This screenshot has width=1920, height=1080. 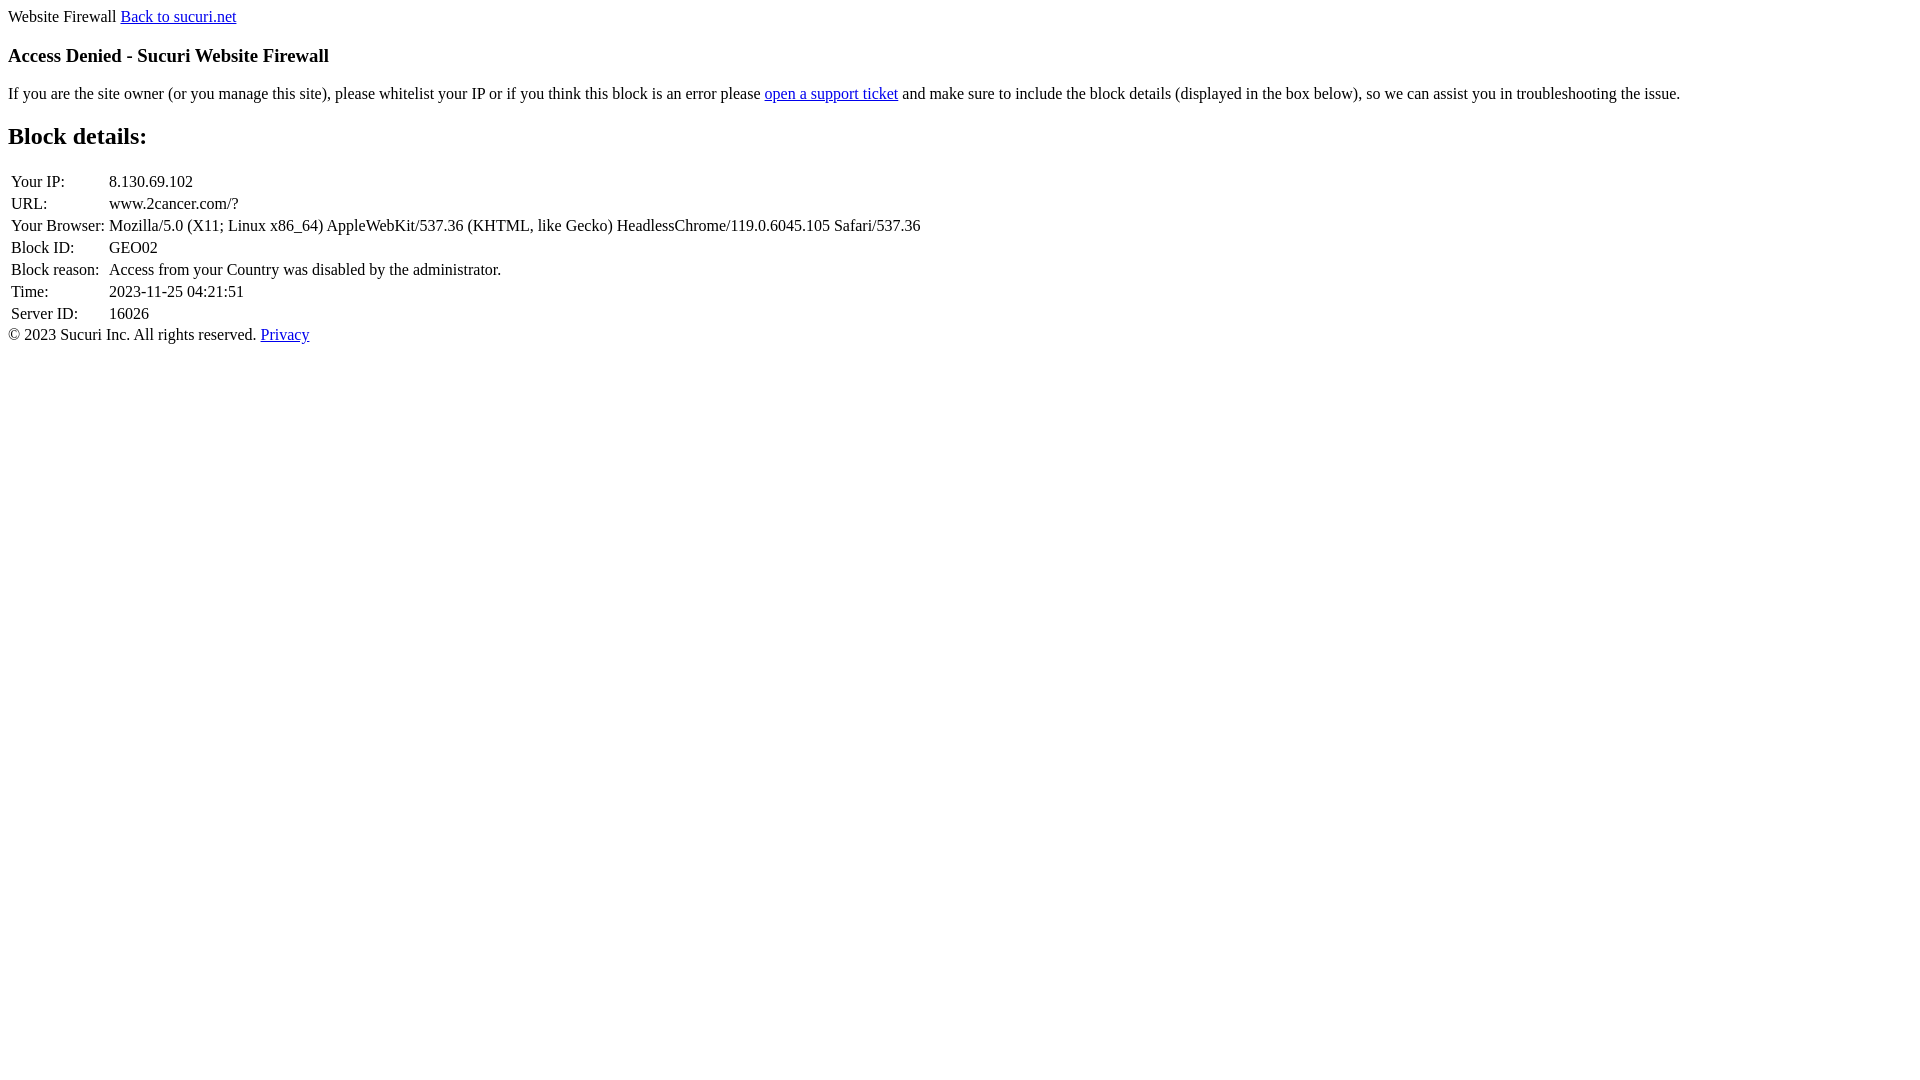 I want to click on 'Privacy', so click(x=284, y=333).